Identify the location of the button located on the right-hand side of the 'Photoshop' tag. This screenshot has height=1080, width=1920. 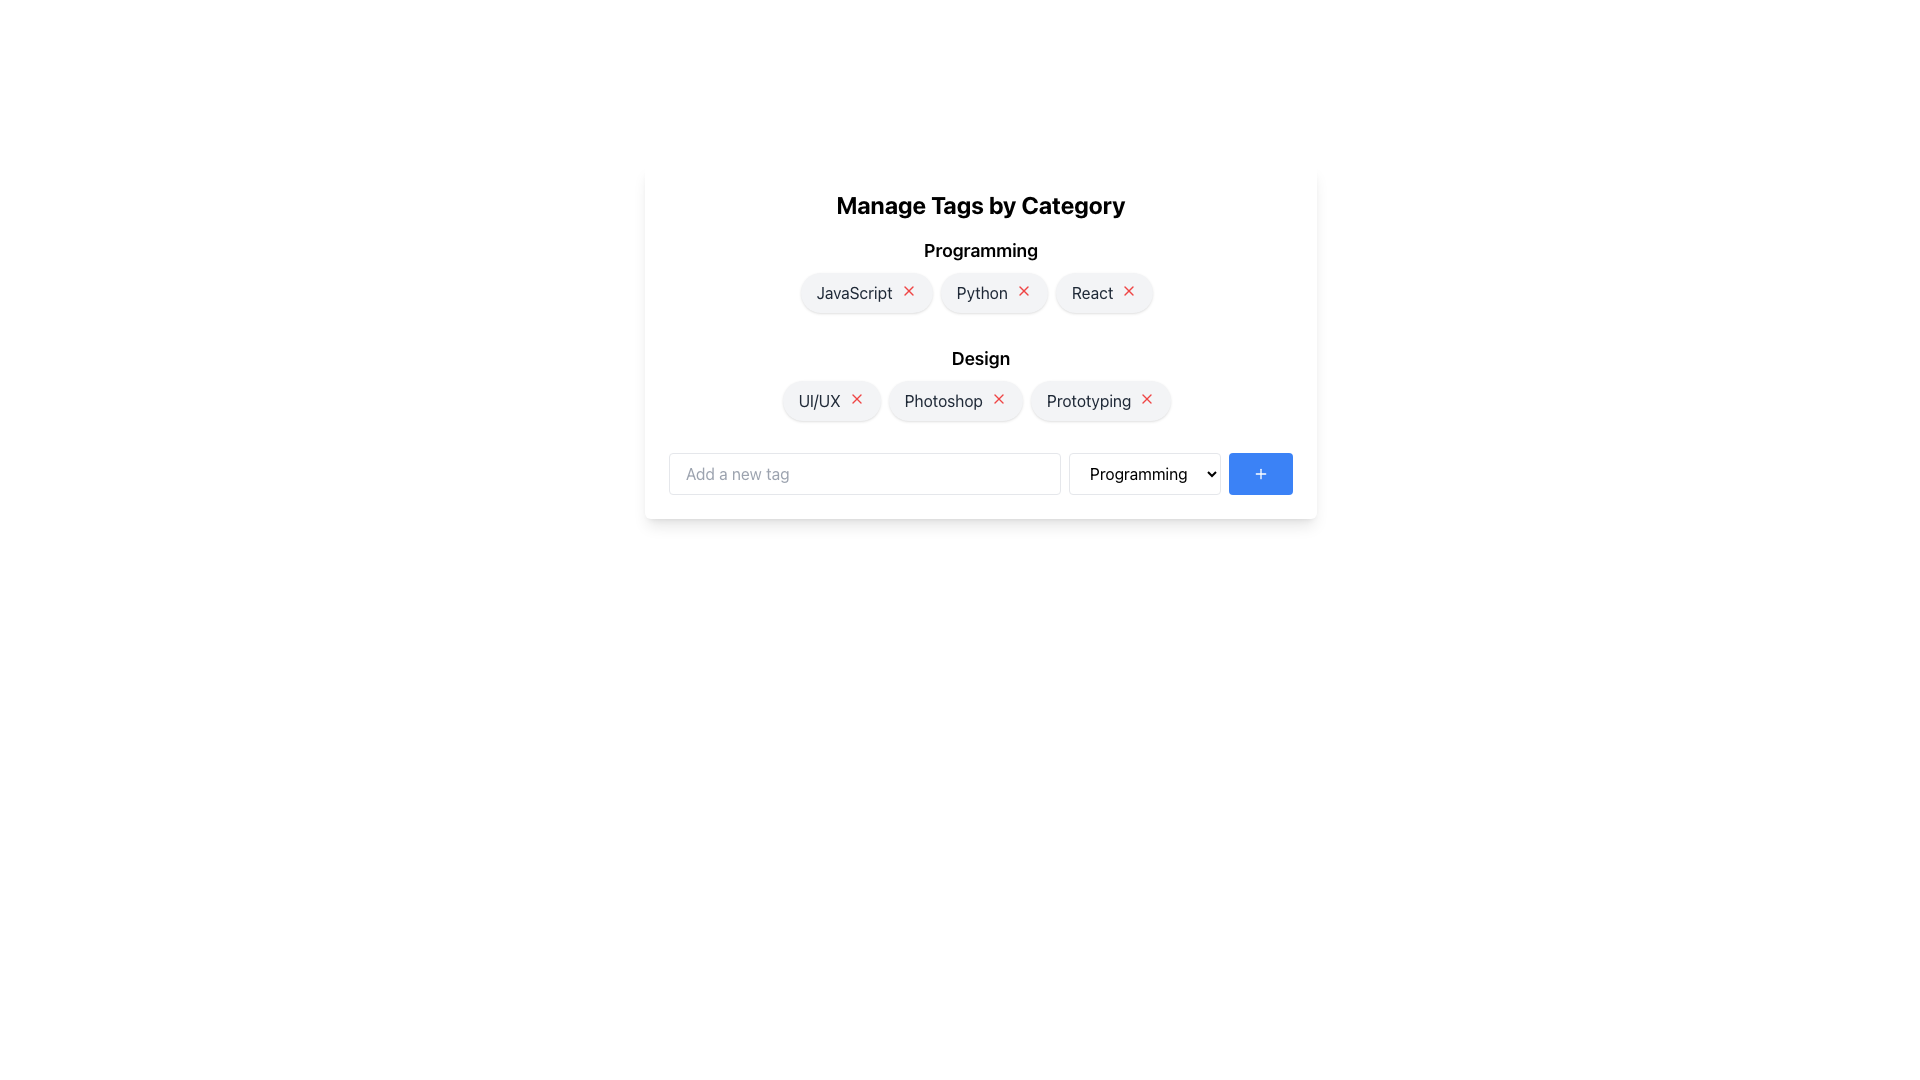
(998, 398).